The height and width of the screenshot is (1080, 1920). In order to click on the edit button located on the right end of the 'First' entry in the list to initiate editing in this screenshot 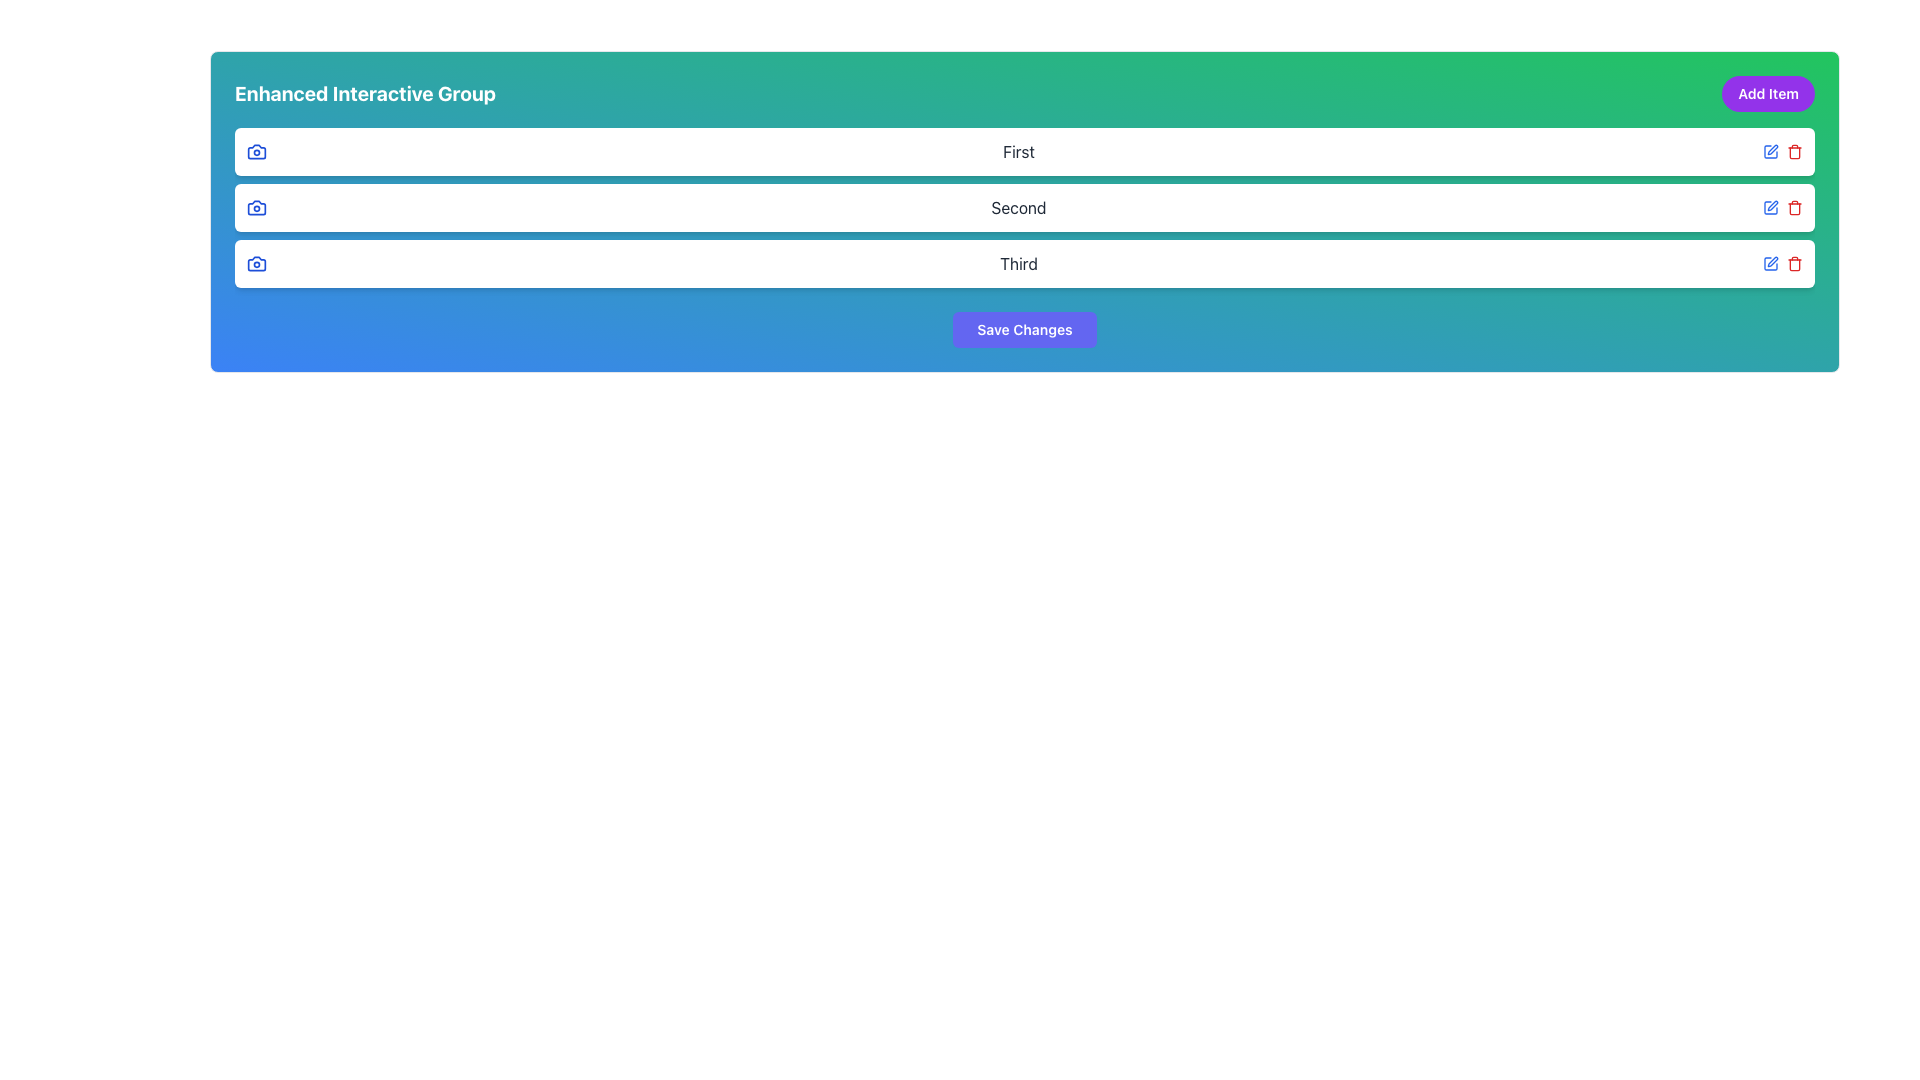, I will do `click(1771, 150)`.